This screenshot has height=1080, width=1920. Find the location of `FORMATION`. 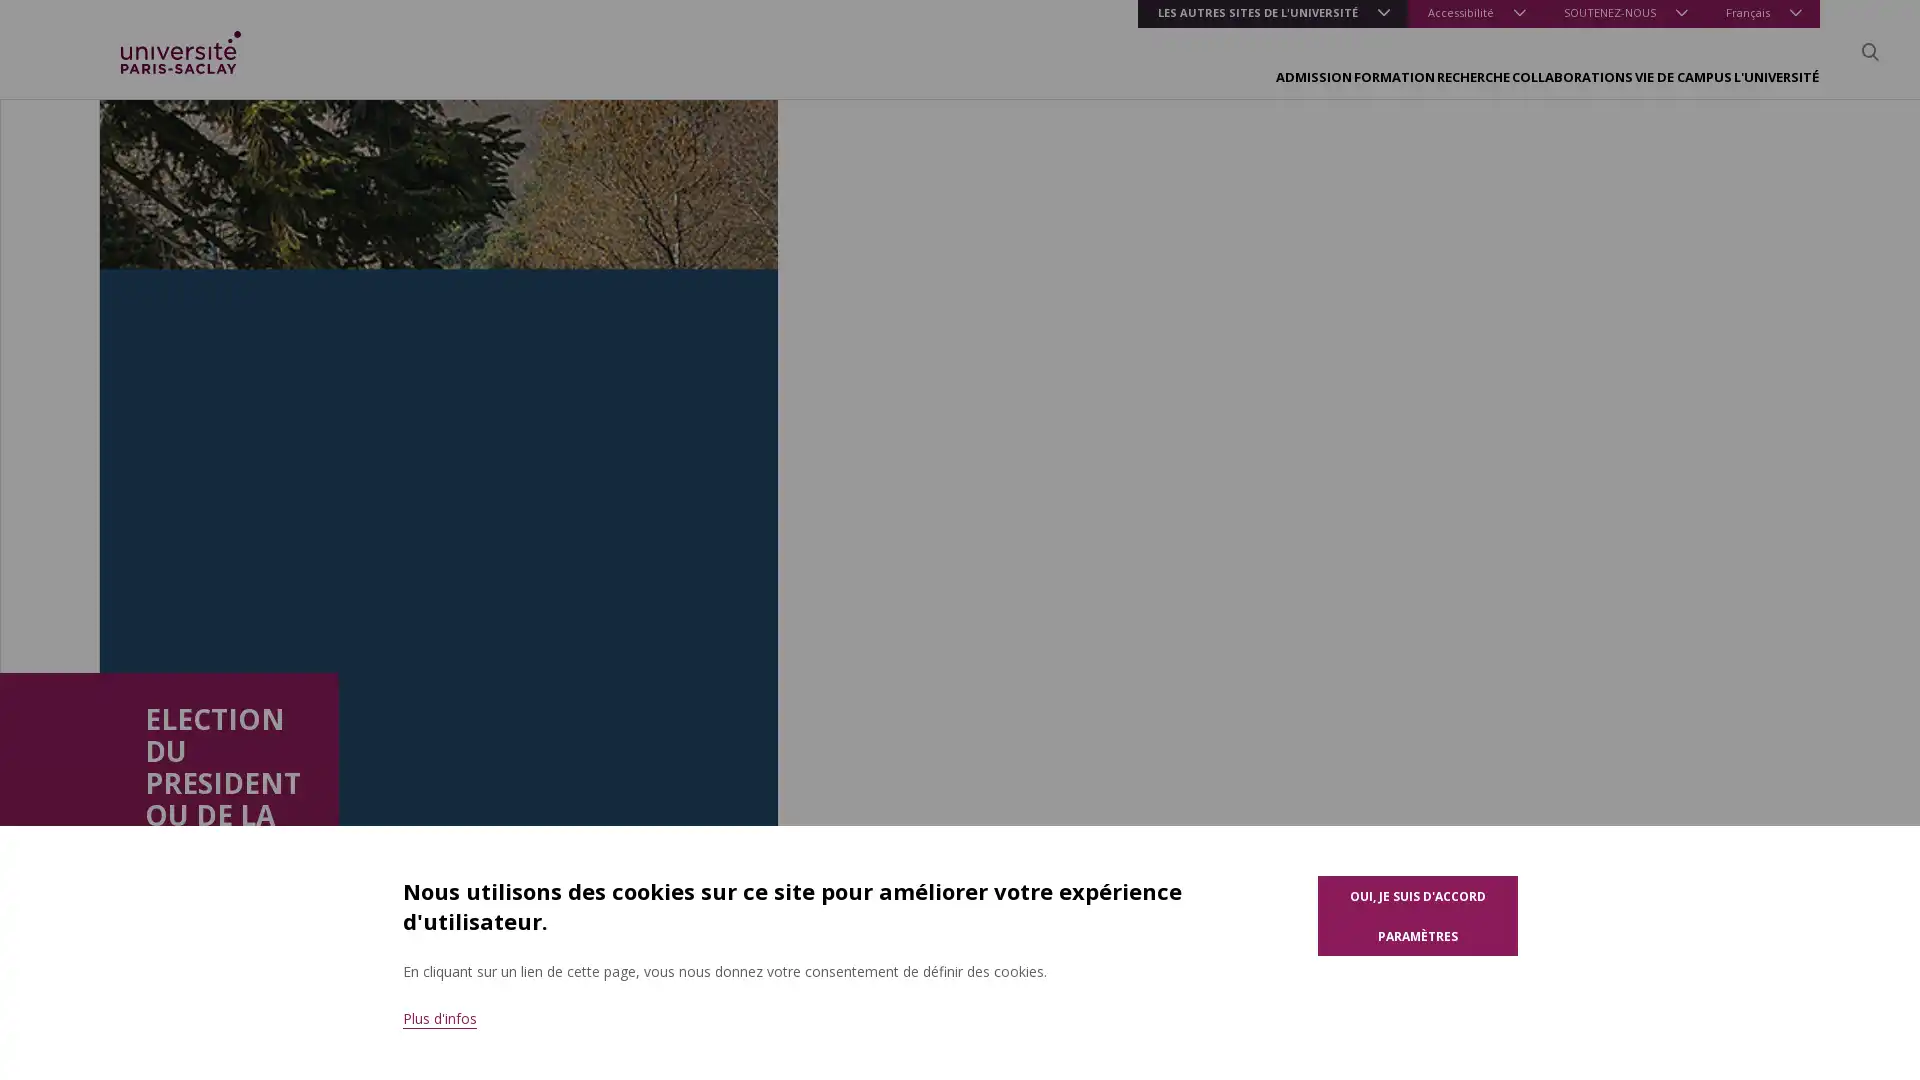

FORMATION is located at coordinates (1134, 68).